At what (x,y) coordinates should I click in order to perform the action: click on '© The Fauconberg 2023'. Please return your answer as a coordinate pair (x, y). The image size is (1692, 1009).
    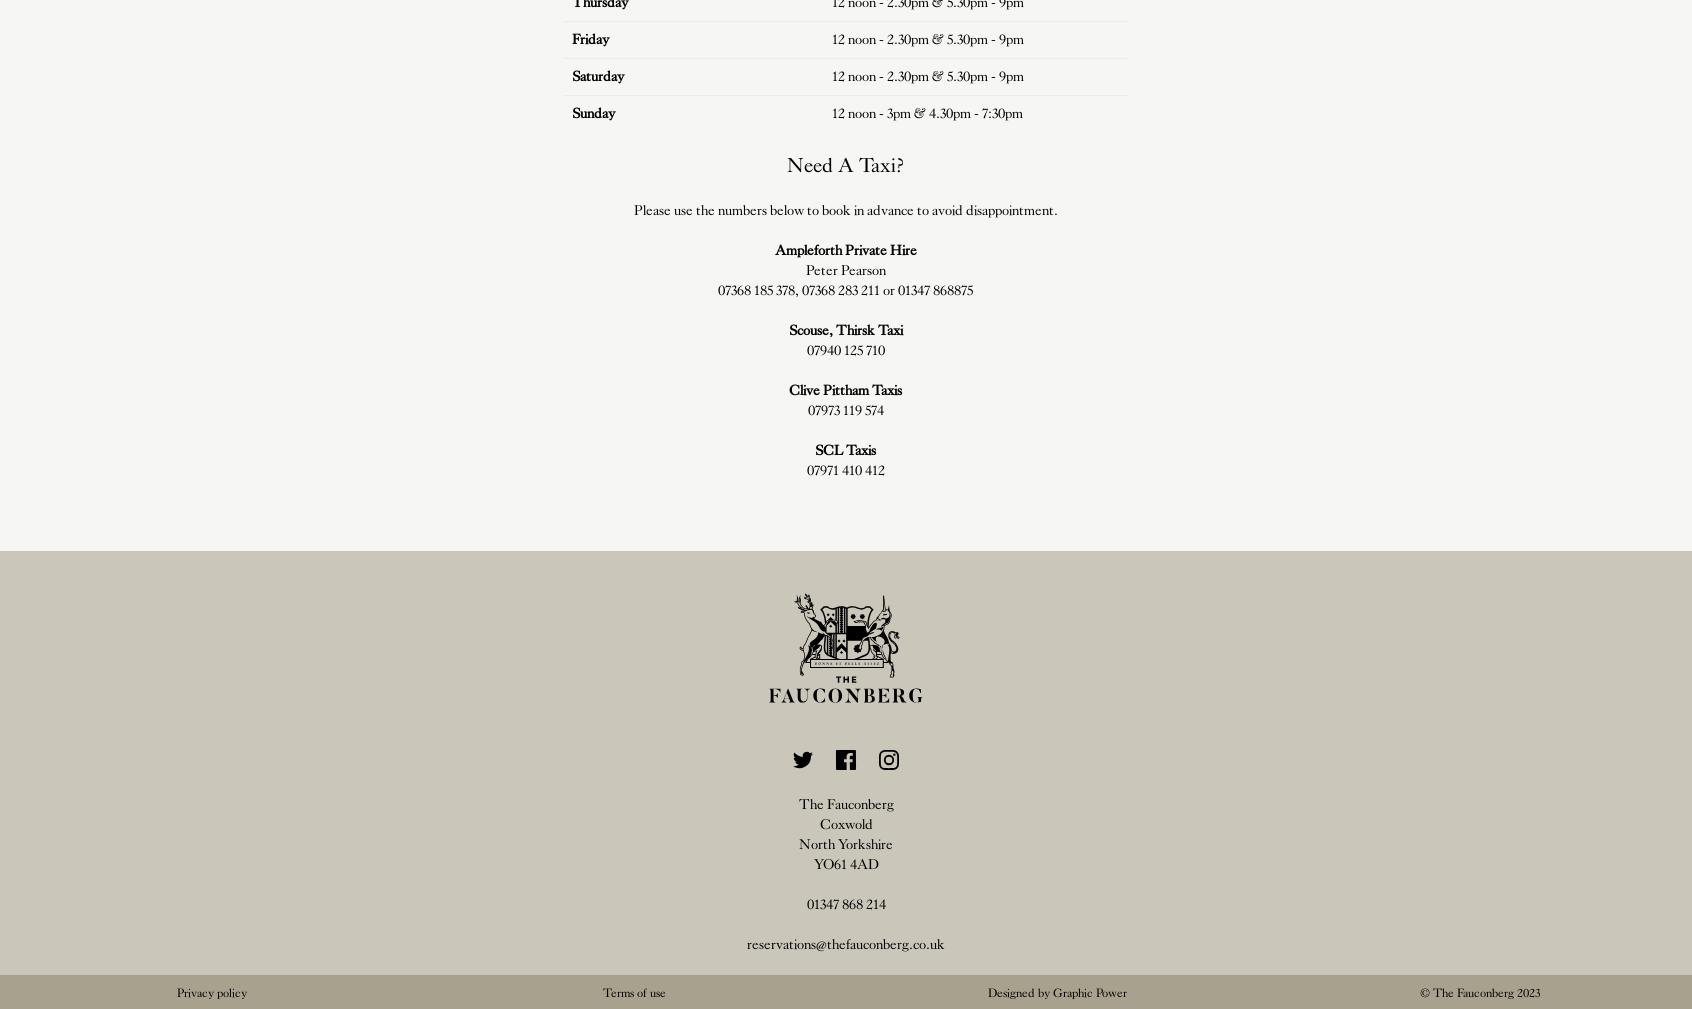
    Looking at the image, I should click on (1479, 992).